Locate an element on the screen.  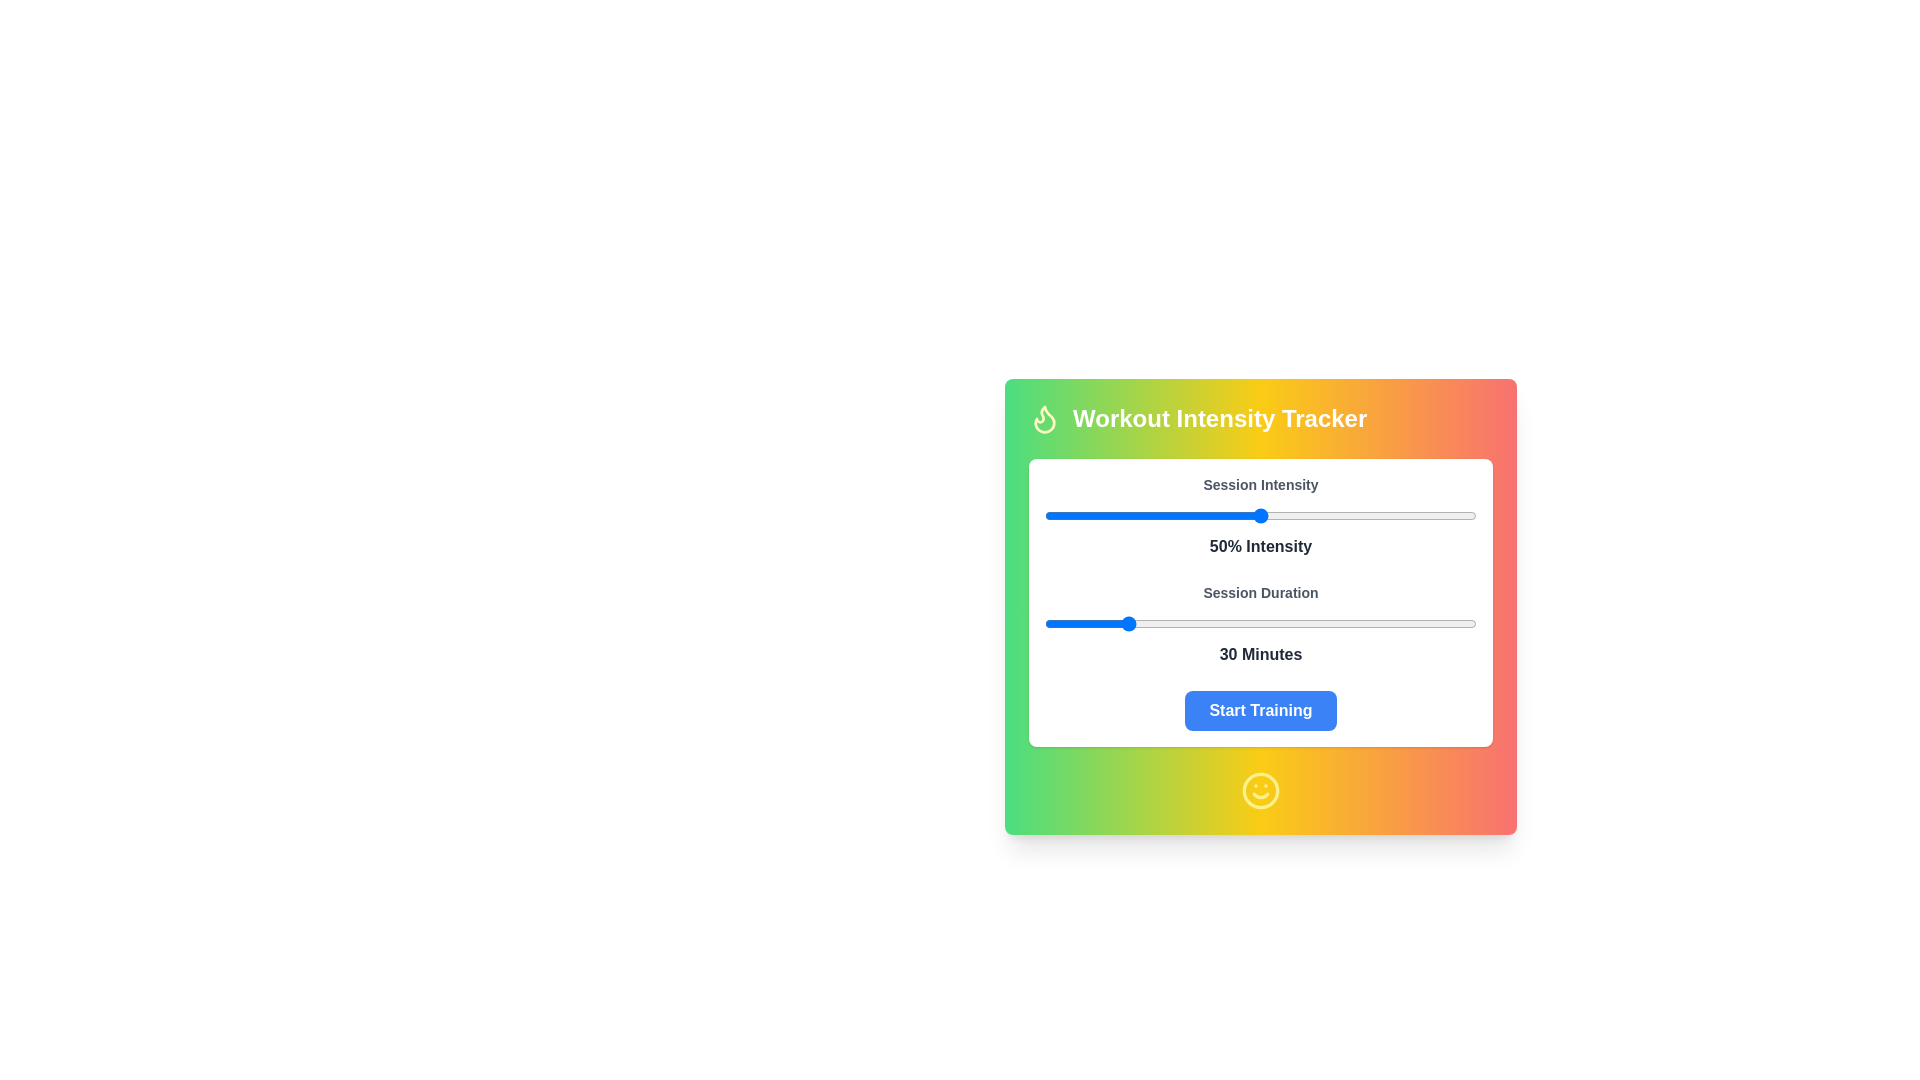
the session duration slider to set the duration to 31 minutes is located at coordinates (1127, 623).